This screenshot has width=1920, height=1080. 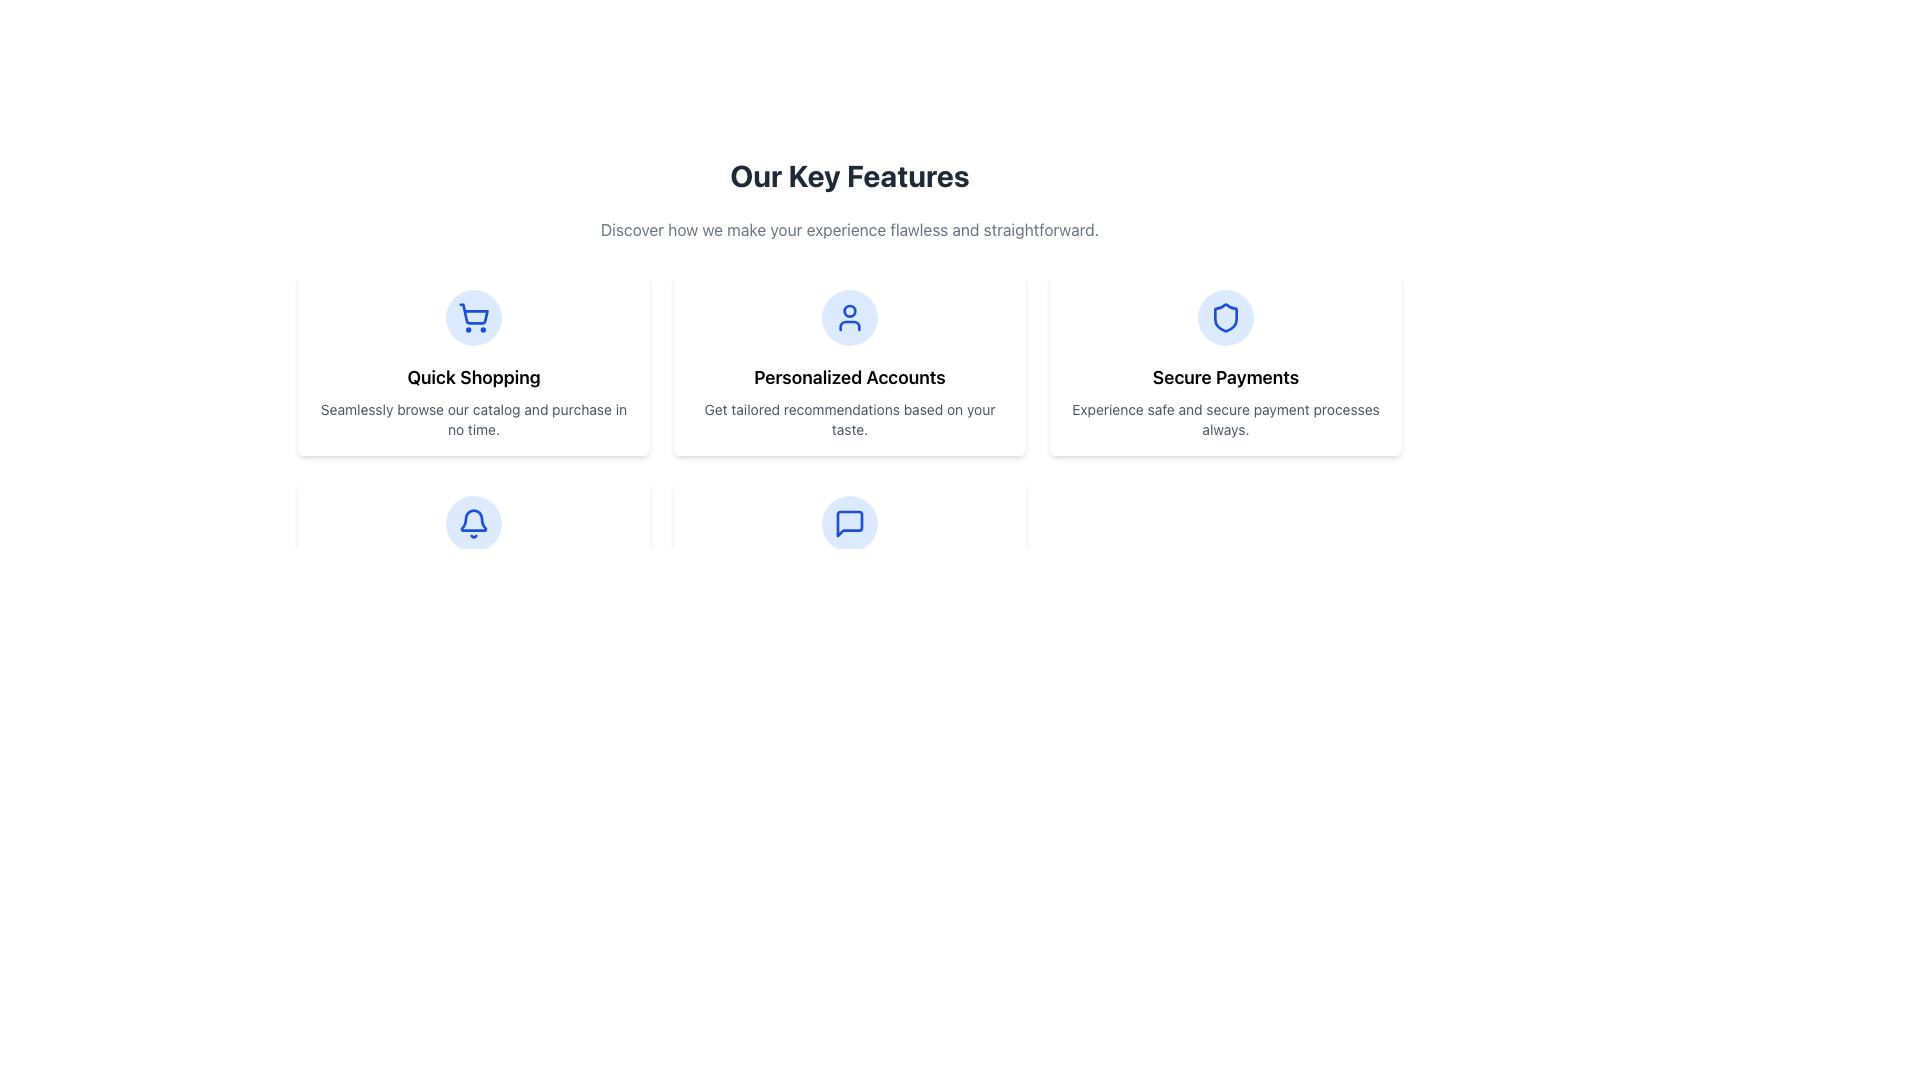 What do you see at coordinates (1224, 316) in the screenshot?
I see `the secure payments icon located in the top-center of the white card that contains the title 'Secure Payments'` at bounding box center [1224, 316].